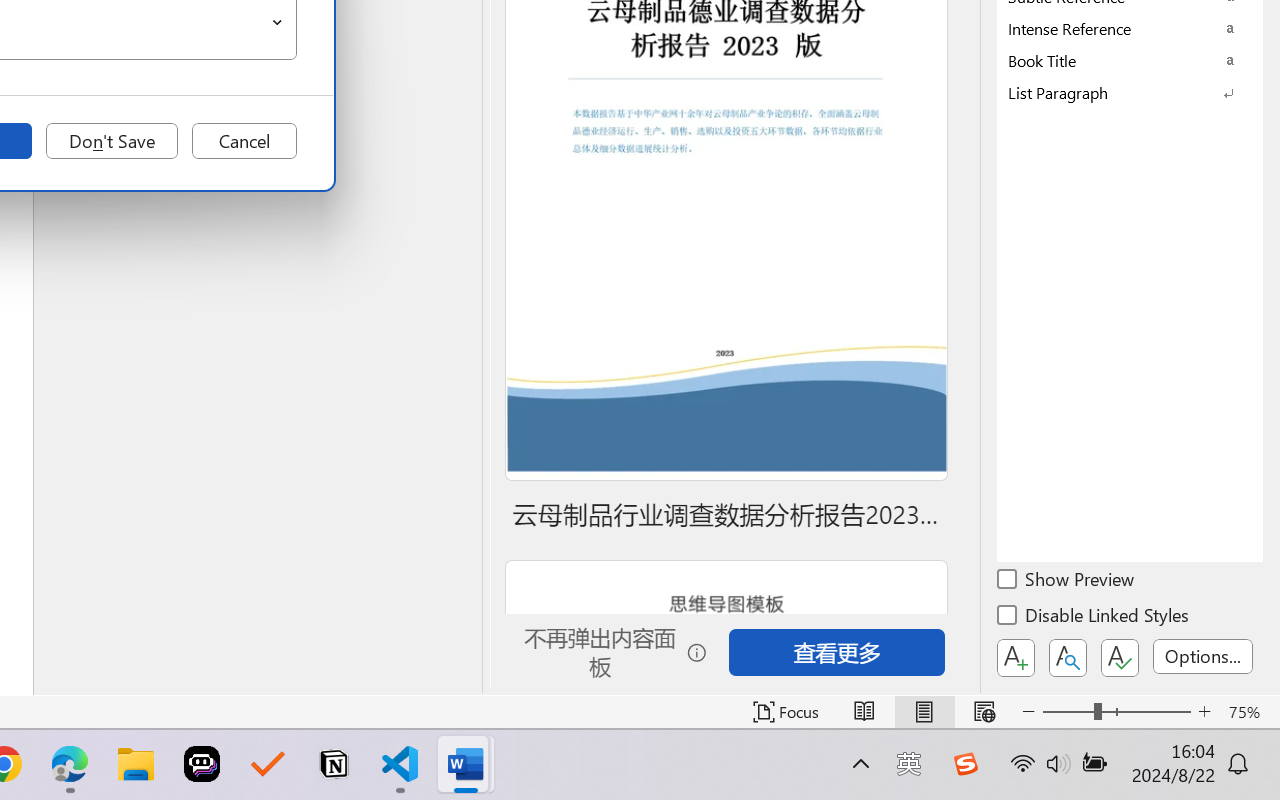 The width and height of the screenshot is (1280, 800). What do you see at coordinates (923, 711) in the screenshot?
I see `'Print Layout'` at bounding box center [923, 711].